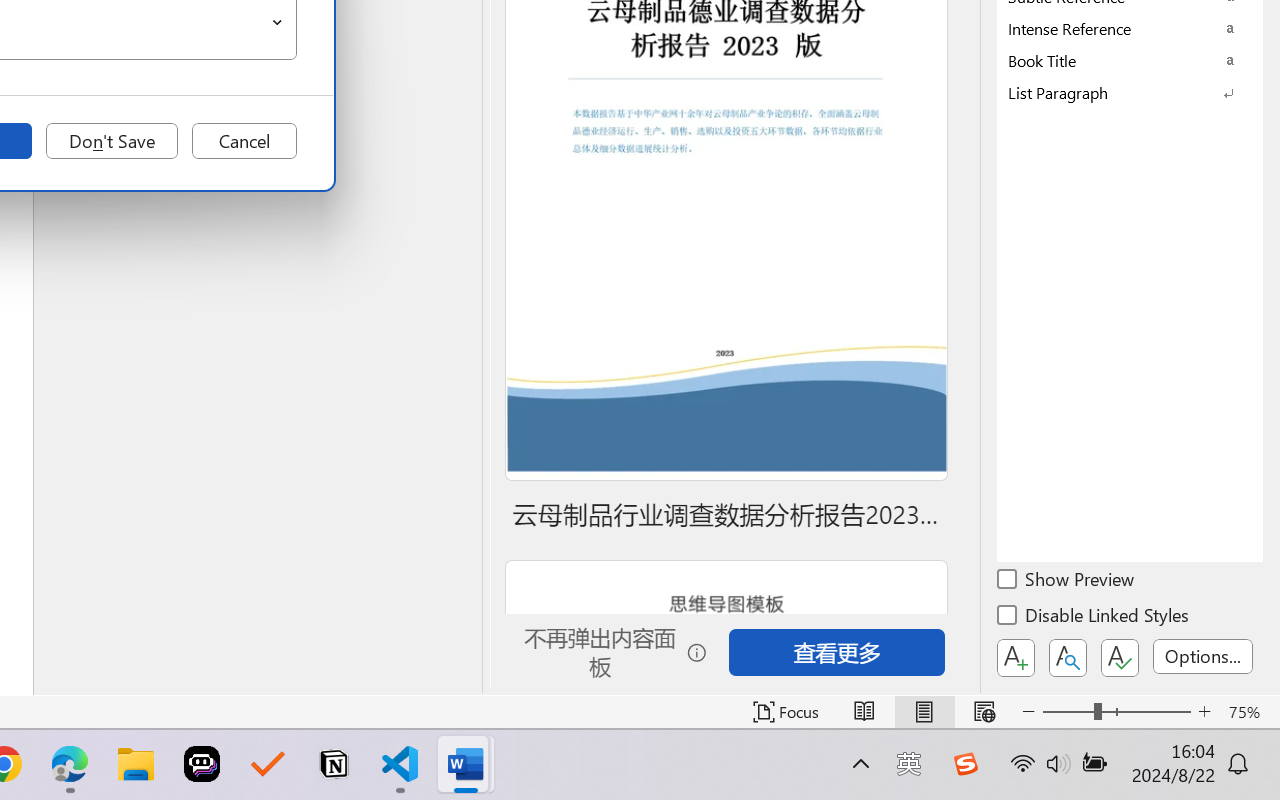 The width and height of the screenshot is (1280, 800). What do you see at coordinates (923, 711) in the screenshot?
I see `'Print Layout'` at bounding box center [923, 711].